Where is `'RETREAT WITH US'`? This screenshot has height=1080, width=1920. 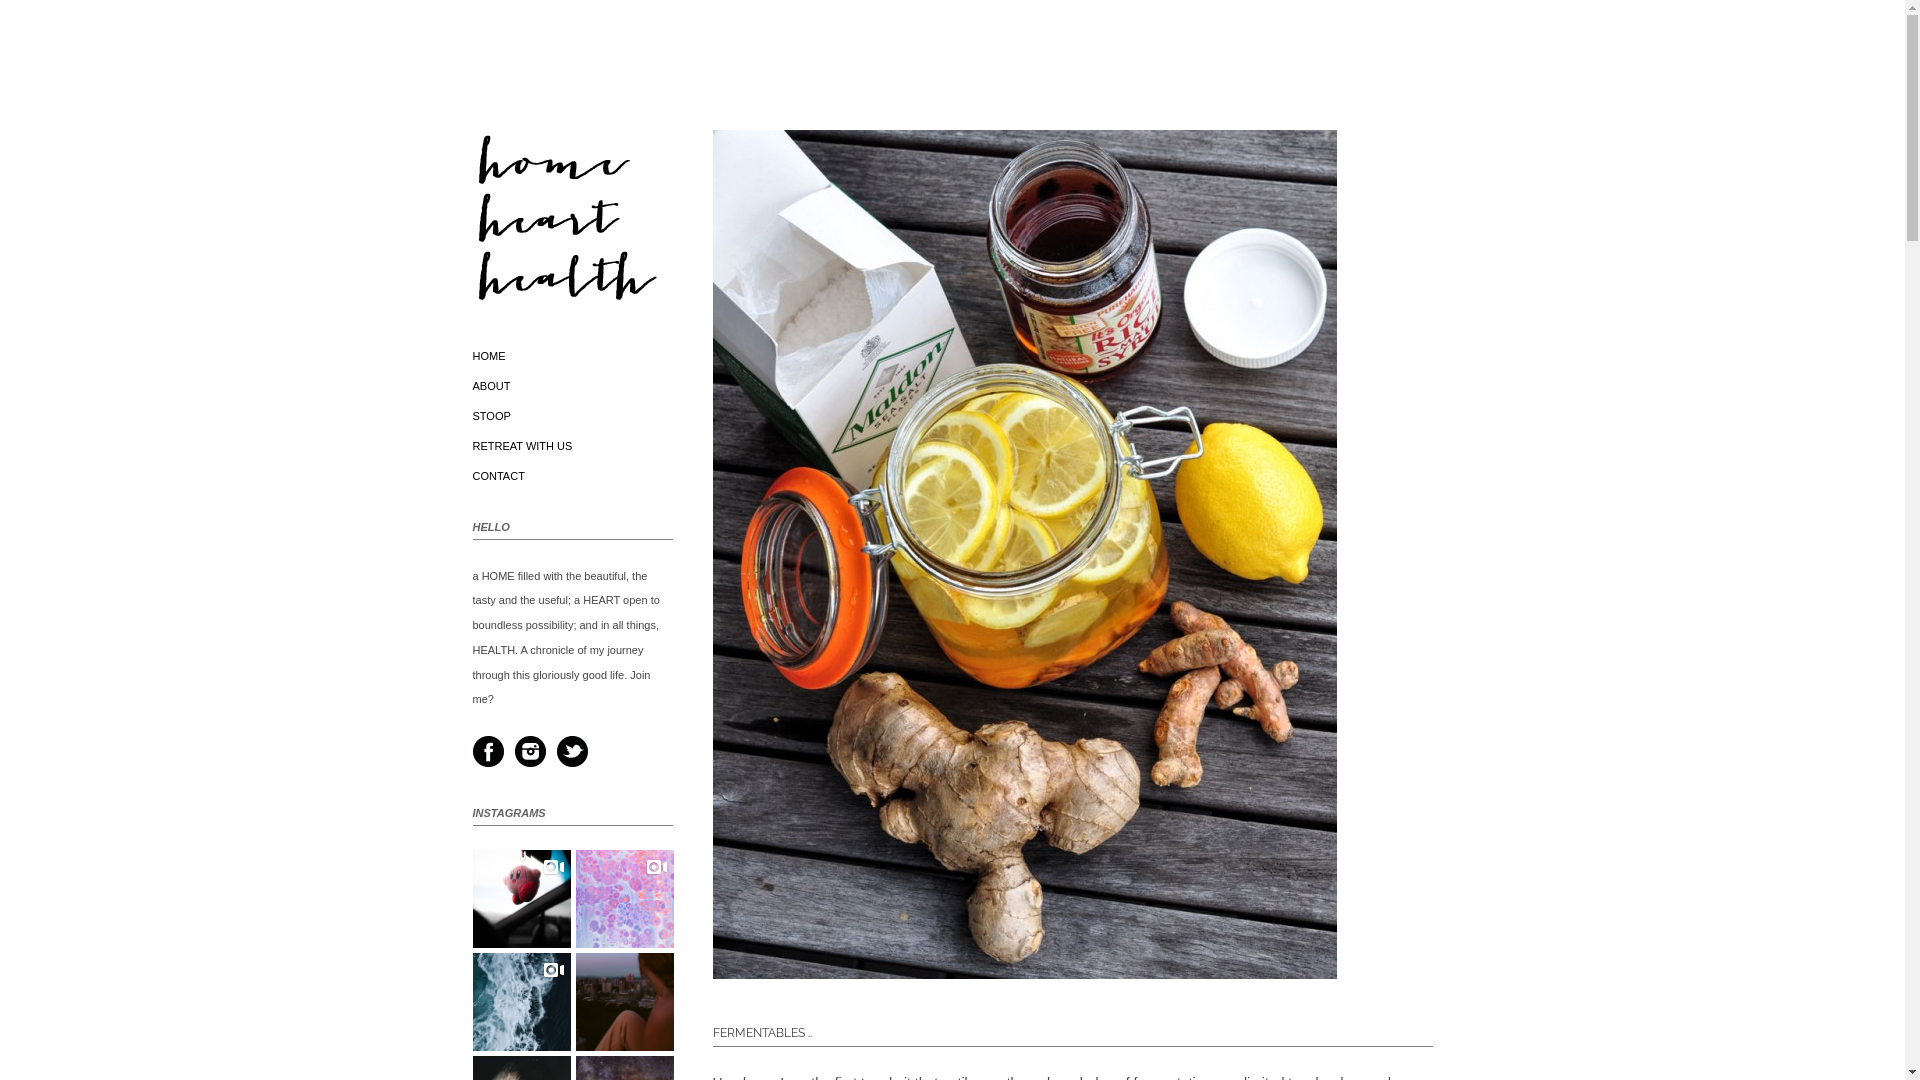 'RETREAT WITH US' is located at coordinates (522, 445).